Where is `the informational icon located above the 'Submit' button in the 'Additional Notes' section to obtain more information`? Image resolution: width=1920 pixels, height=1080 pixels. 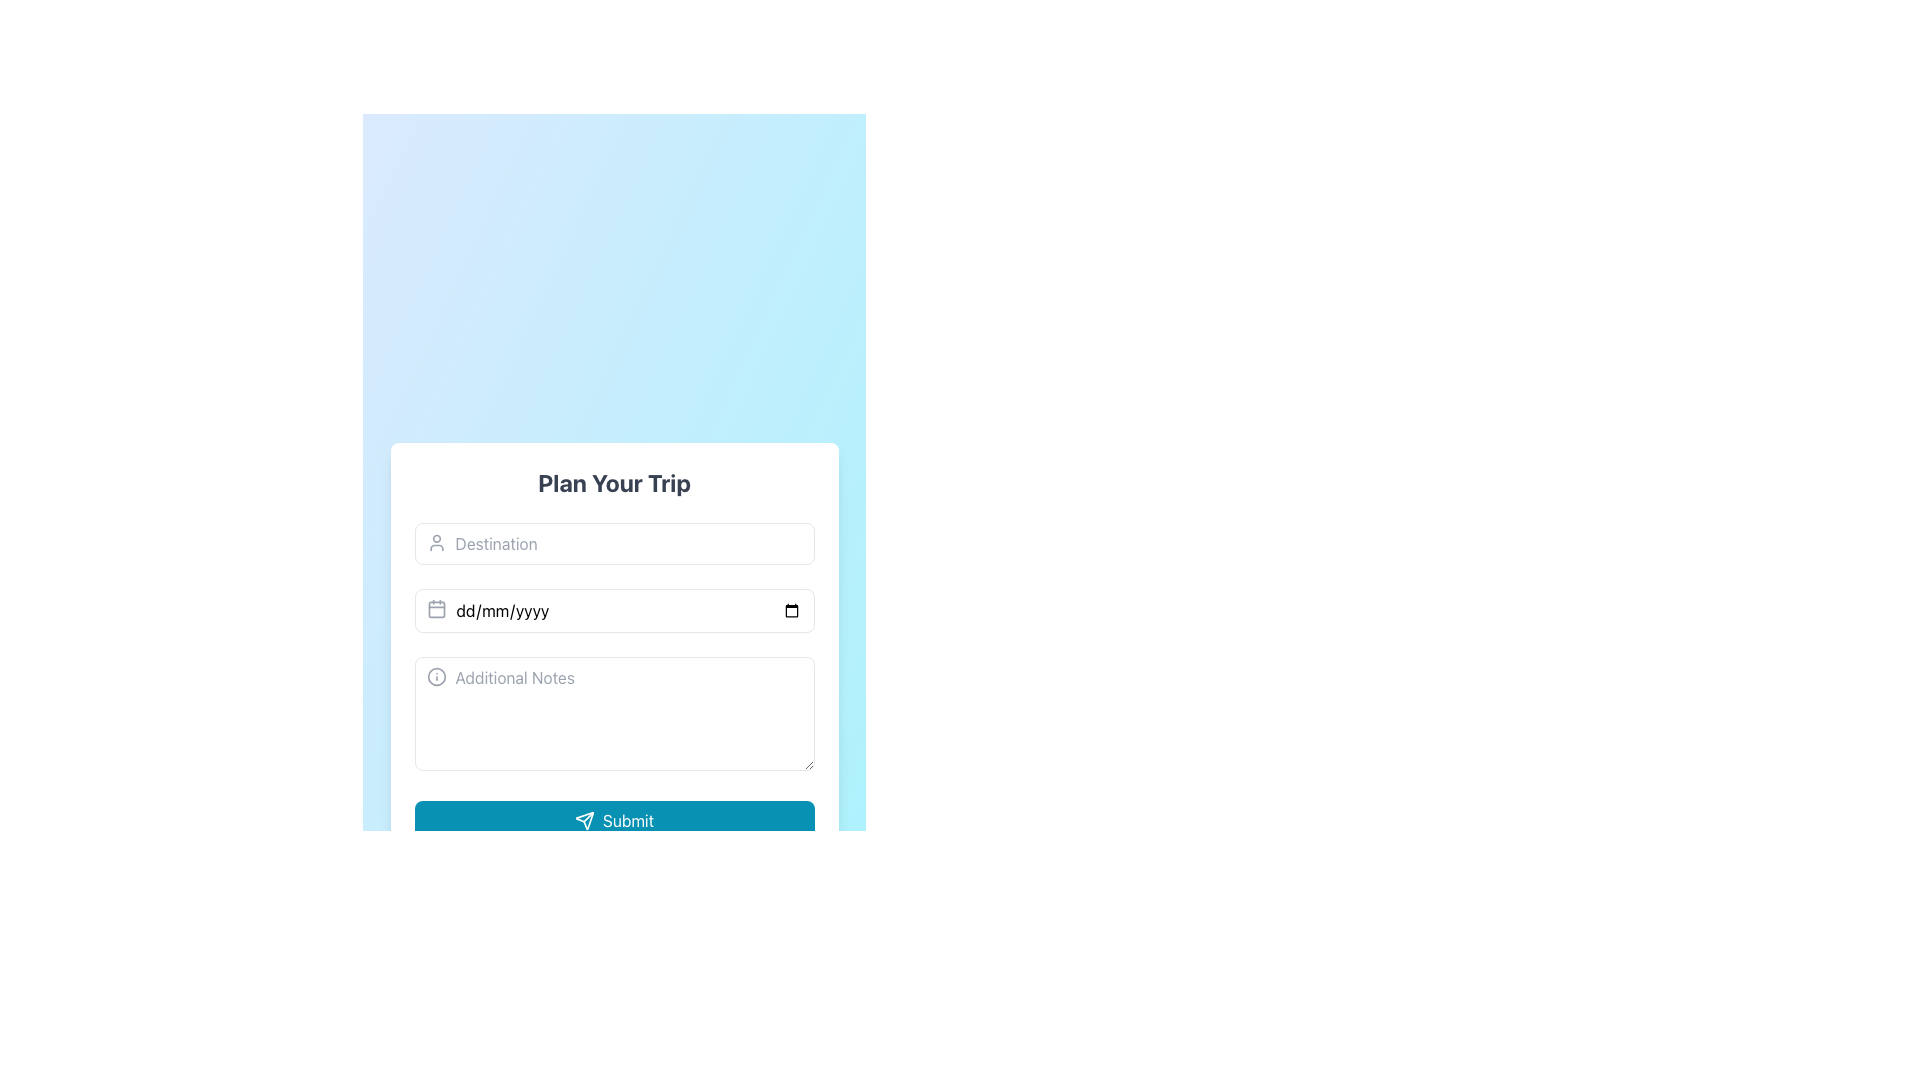
the informational icon located above the 'Submit' button in the 'Additional Notes' section to obtain more information is located at coordinates (435, 676).